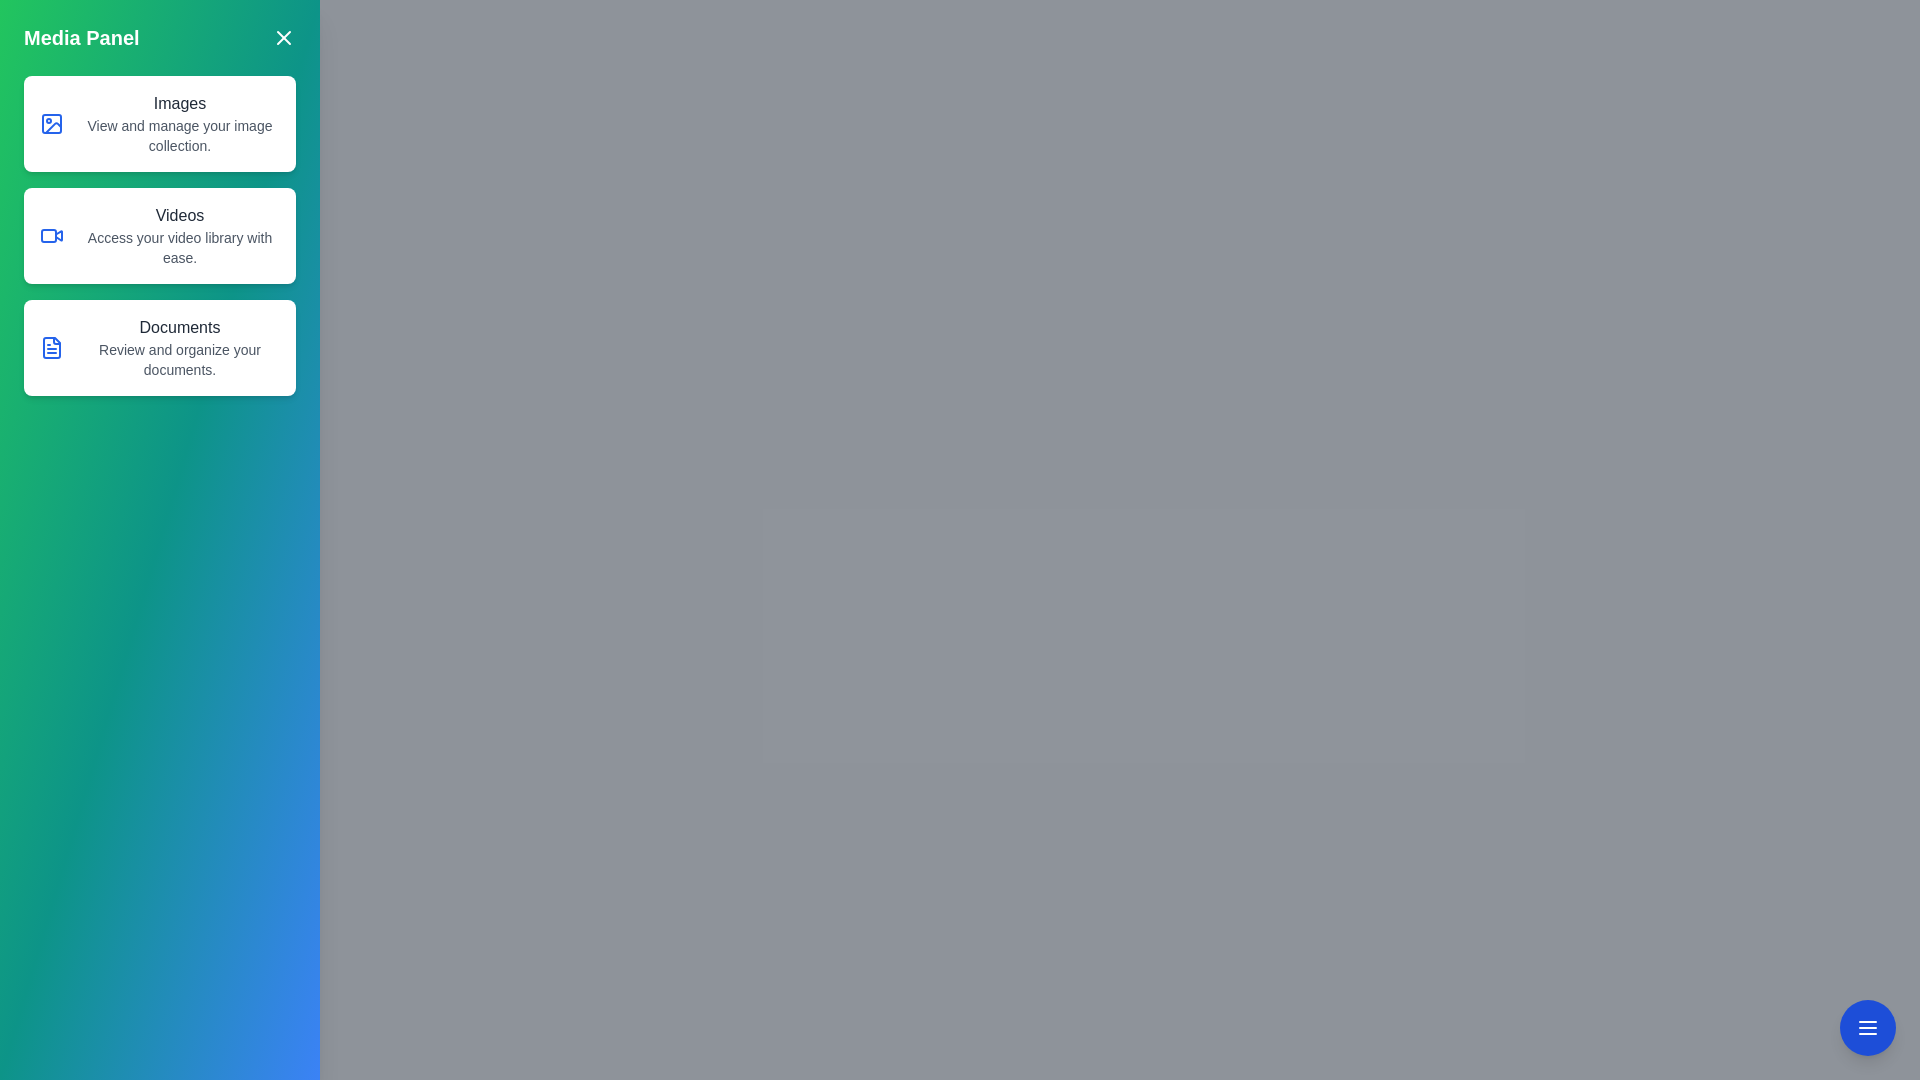 The width and height of the screenshot is (1920, 1080). I want to click on text content of the 'Images' text label located at the upper-center position of the first card in the vertical list within the side panel, so click(180, 104).